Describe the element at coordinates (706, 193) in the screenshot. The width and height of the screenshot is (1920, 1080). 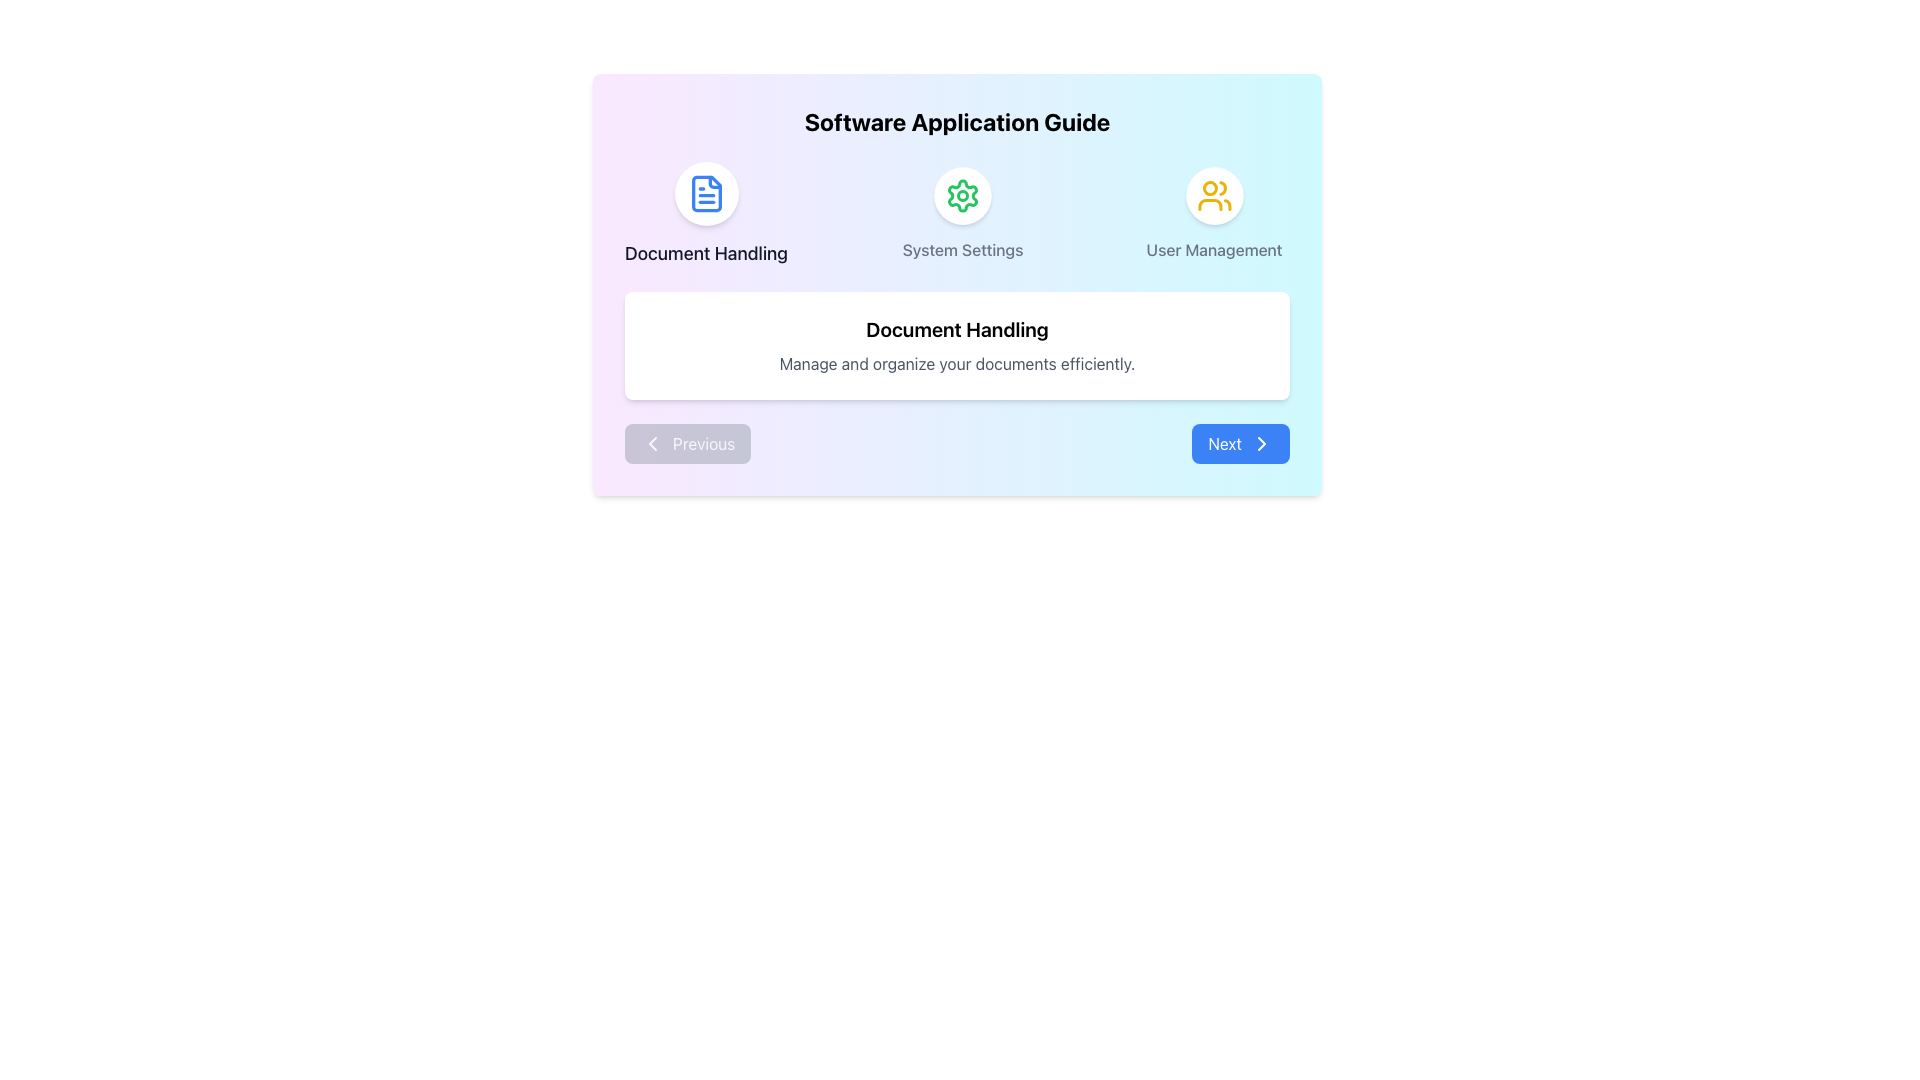
I see `the icon representing the 'Document Handling' section, located in the top-left area above the 'Document Handling' text` at that location.